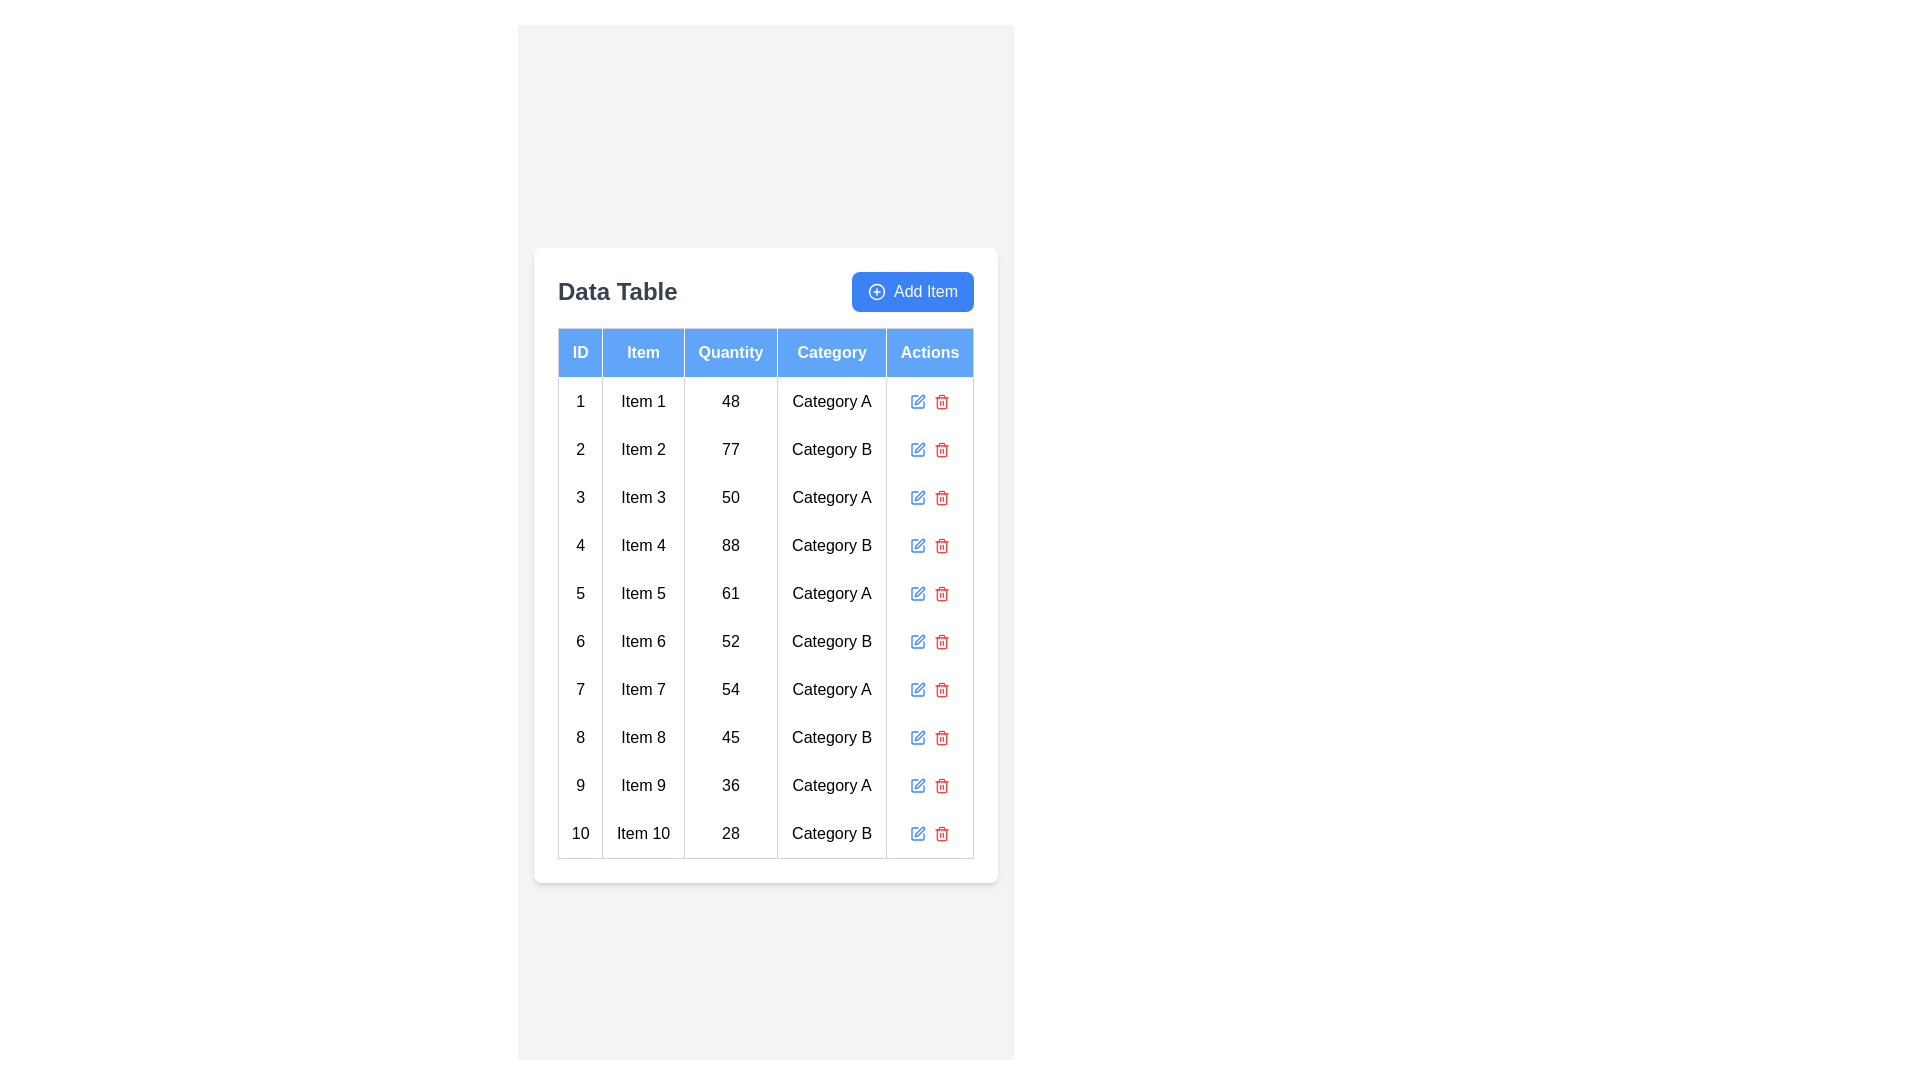 Image resolution: width=1920 pixels, height=1080 pixels. What do you see at coordinates (832, 401) in the screenshot?
I see `the 'Category' Text Label in the first row of the data table, which displays the associated category for the data row` at bounding box center [832, 401].